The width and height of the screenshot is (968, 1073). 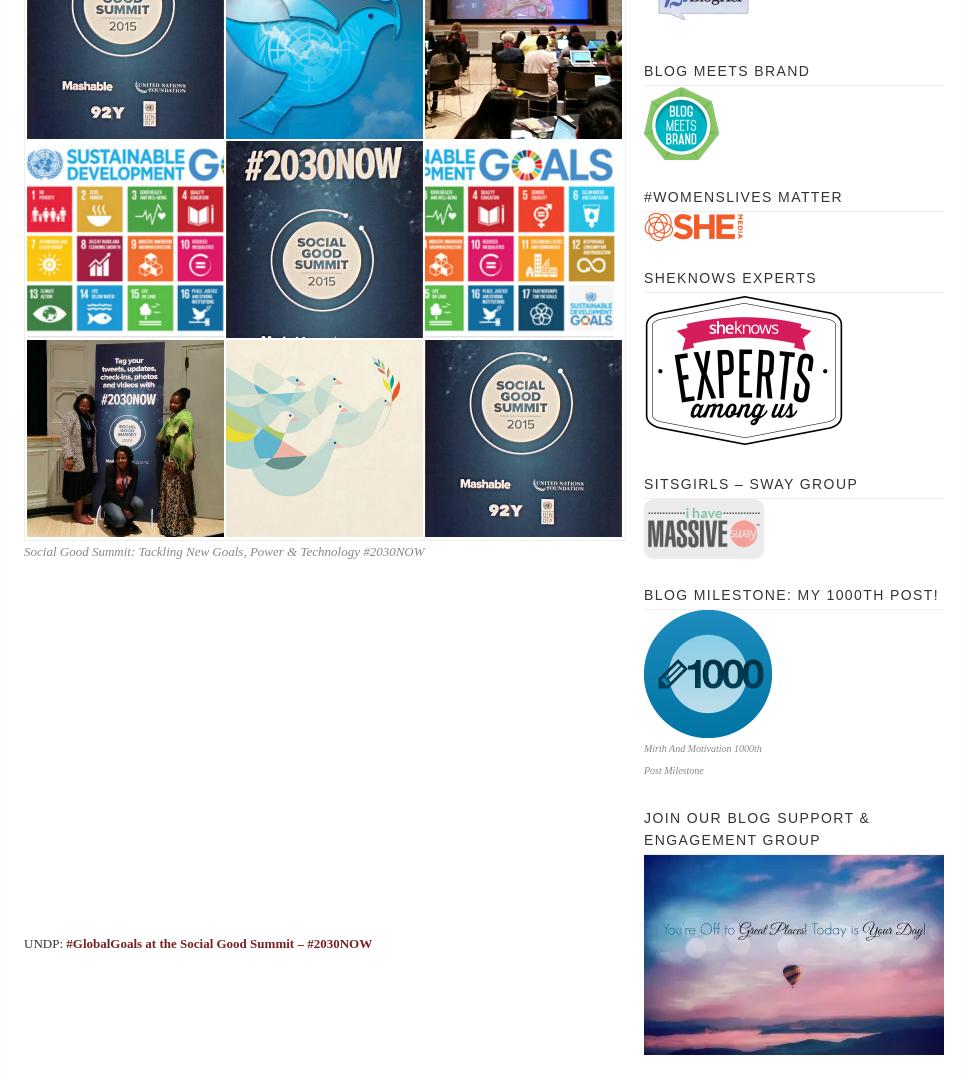 I want to click on 'SITSGirls – Sway Group', so click(x=643, y=483).